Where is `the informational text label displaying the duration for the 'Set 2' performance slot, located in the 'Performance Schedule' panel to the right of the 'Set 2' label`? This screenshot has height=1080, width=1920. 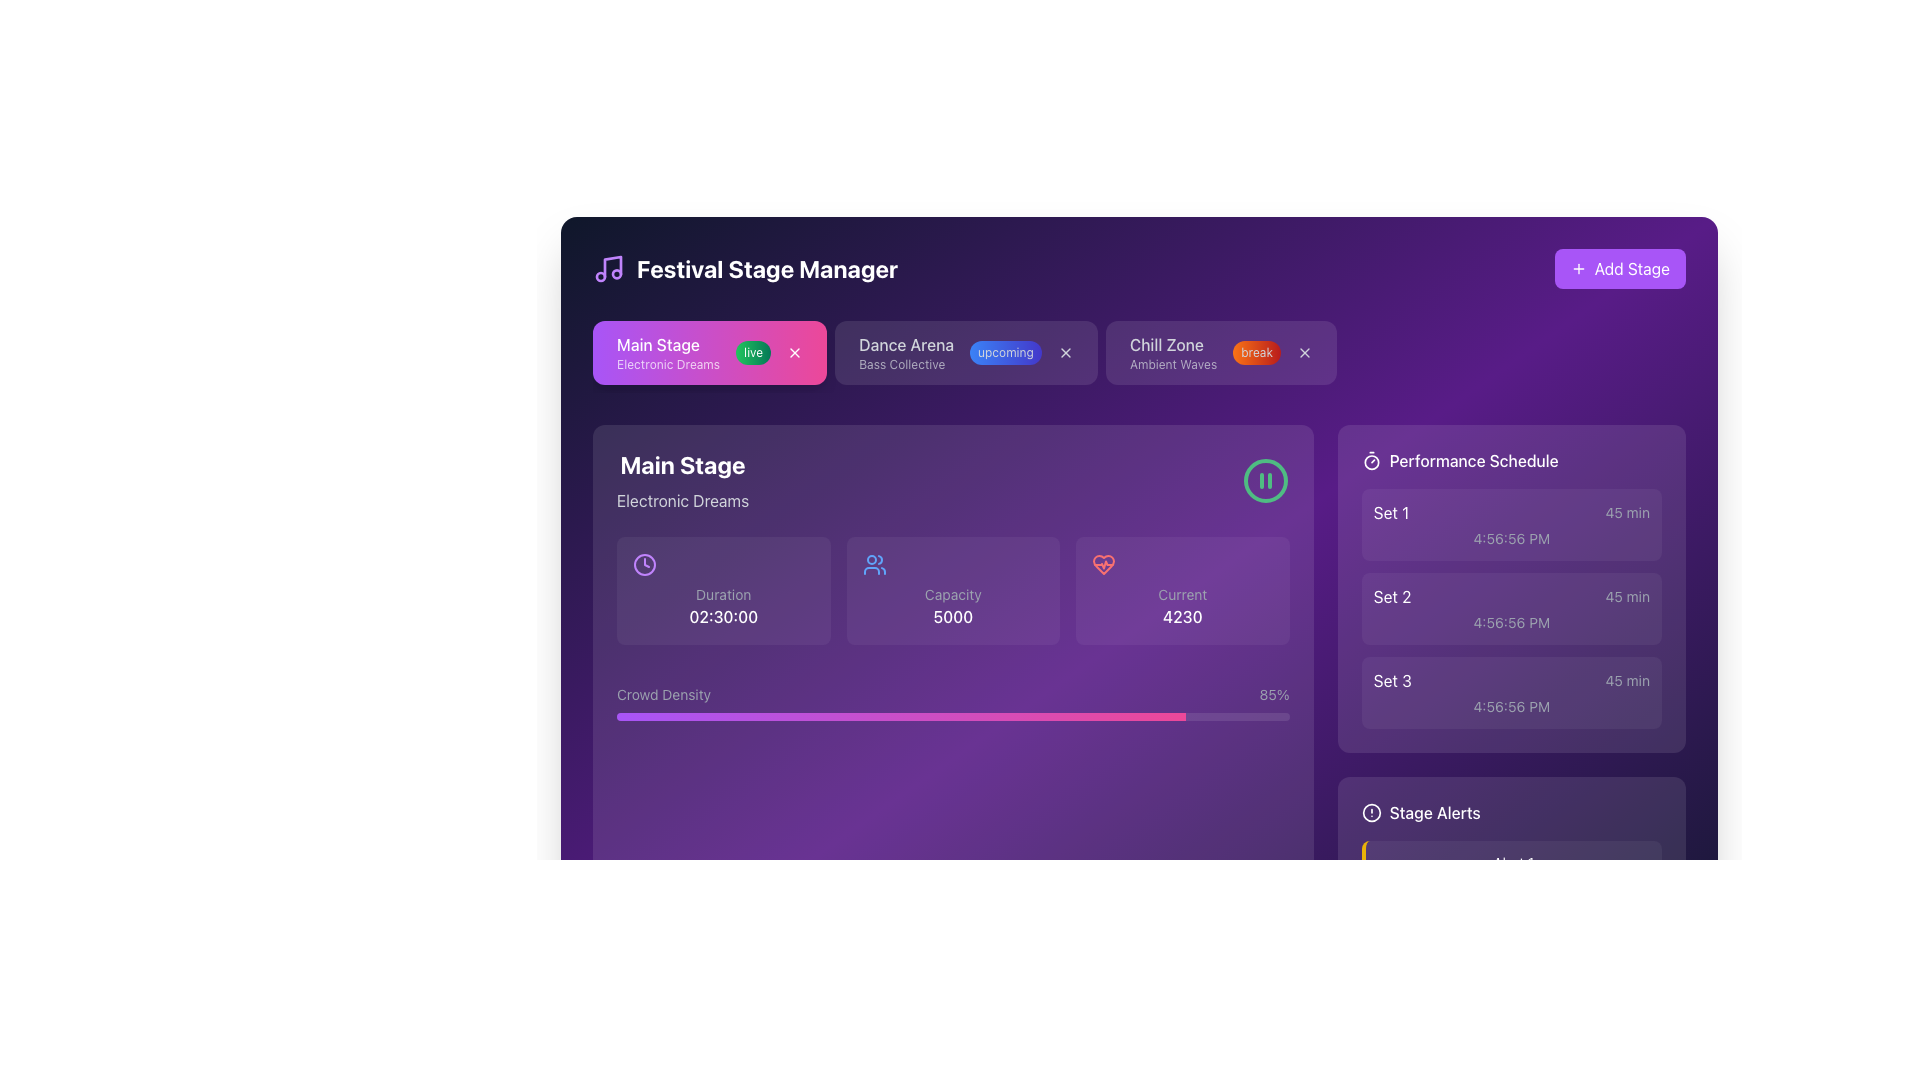
the informational text label displaying the duration for the 'Set 2' performance slot, located in the 'Performance Schedule' panel to the right of the 'Set 2' label is located at coordinates (1627, 596).